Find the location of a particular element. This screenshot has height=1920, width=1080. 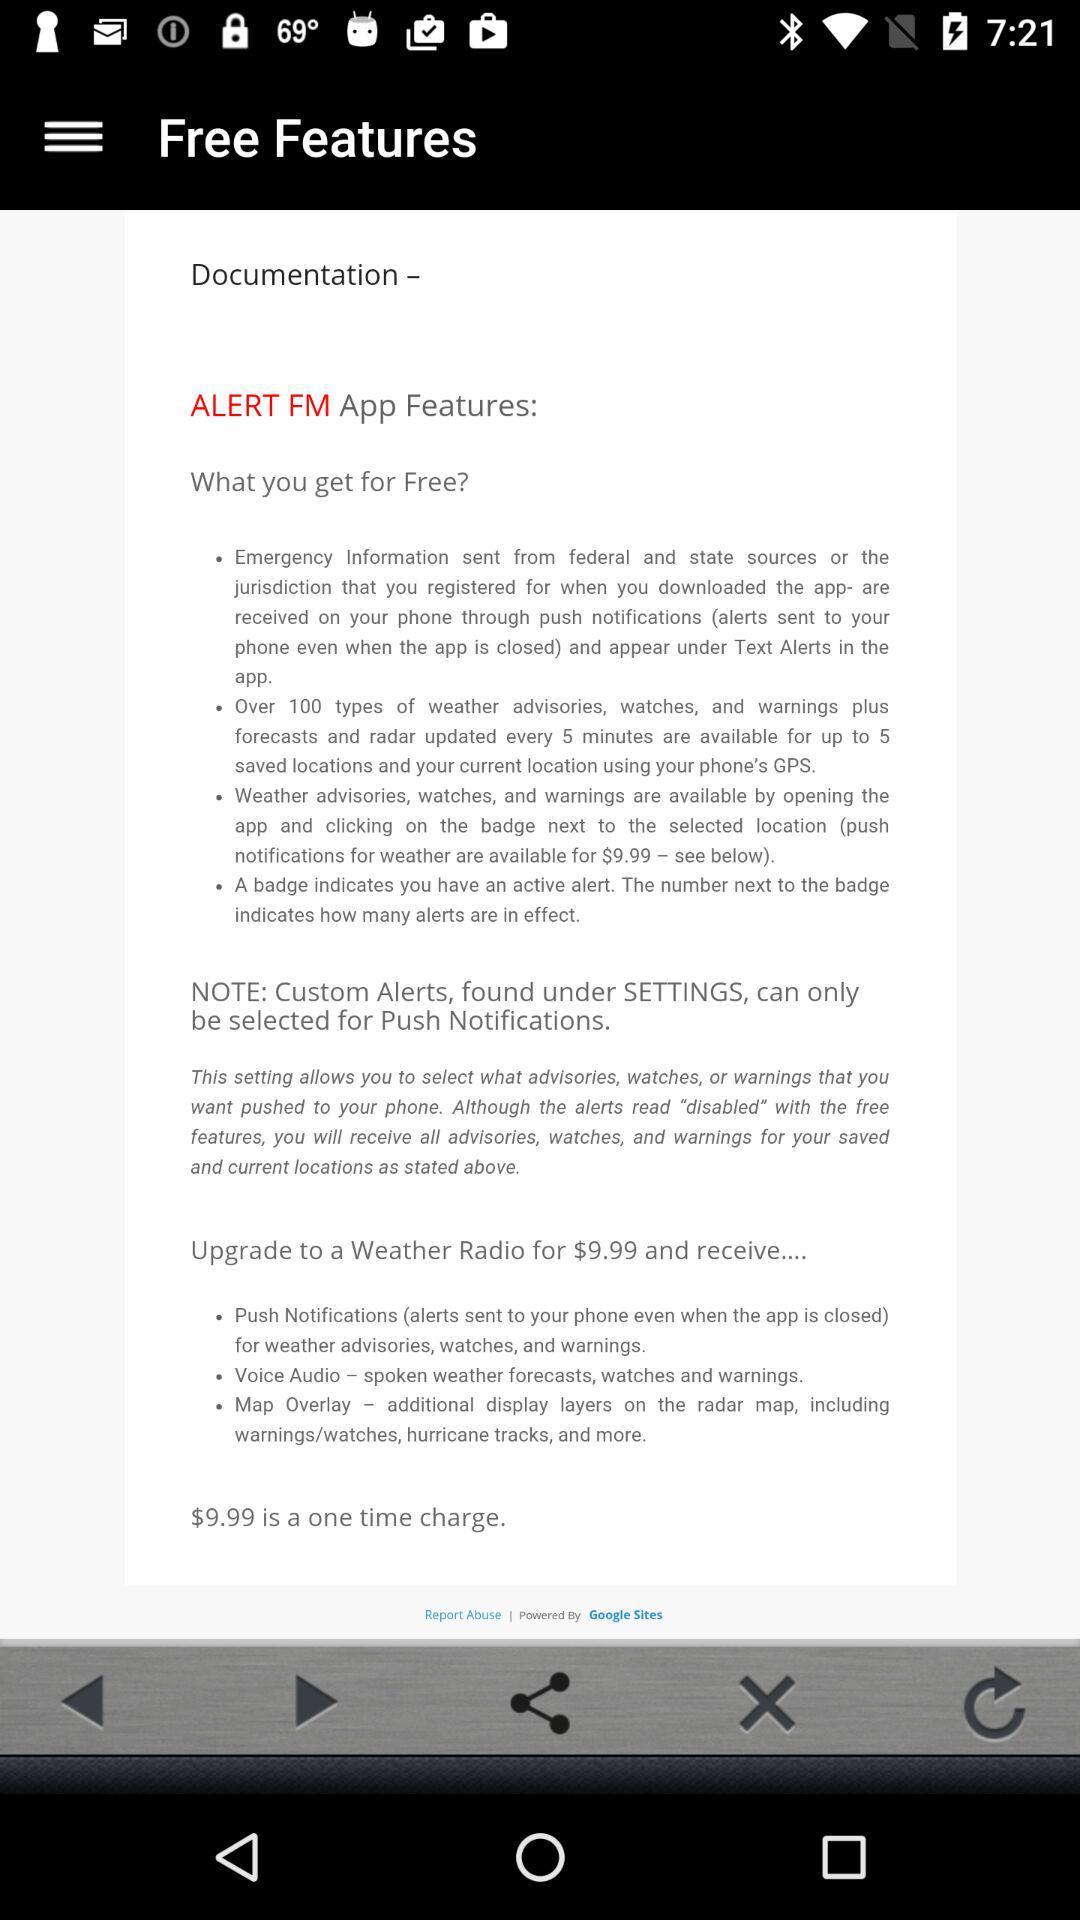

the share icon is located at coordinates (540, 1702).